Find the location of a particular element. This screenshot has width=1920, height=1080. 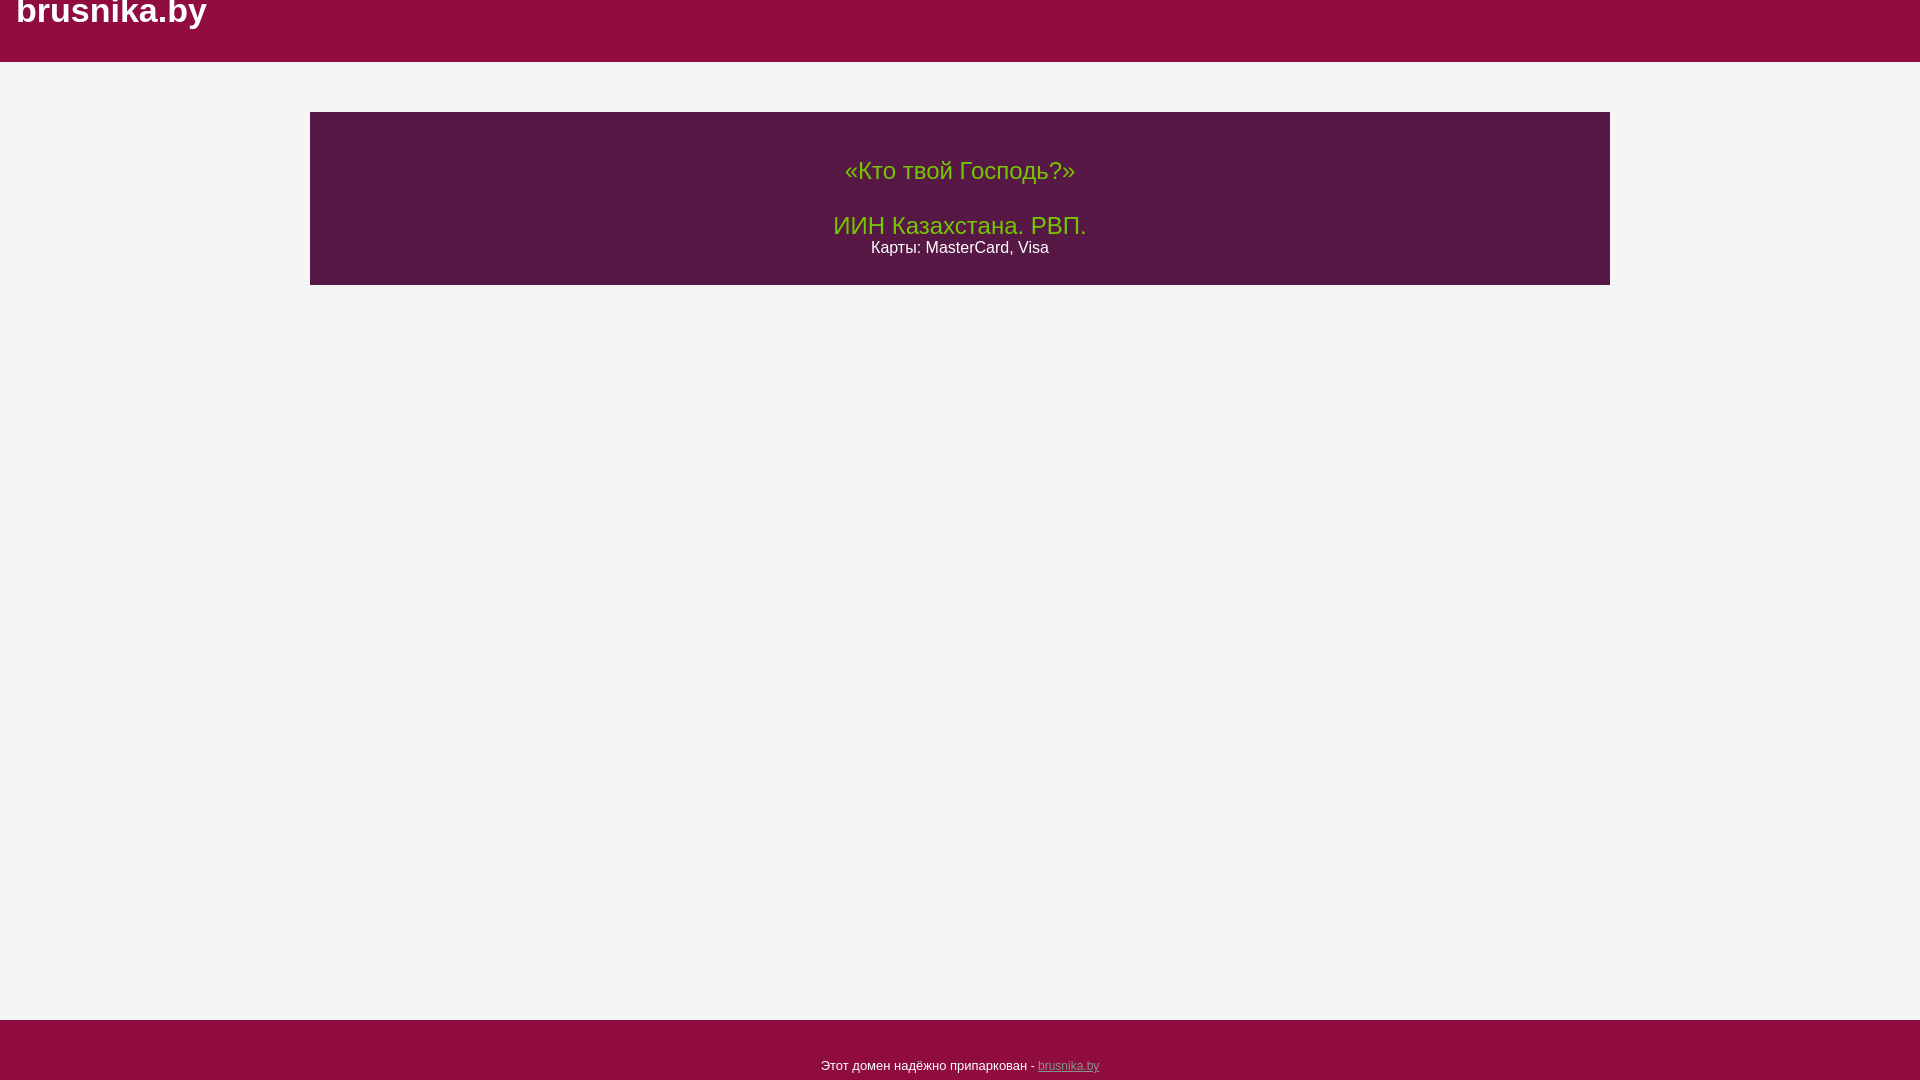

'brusnika.by' is located at coordinates (1067, 1064).